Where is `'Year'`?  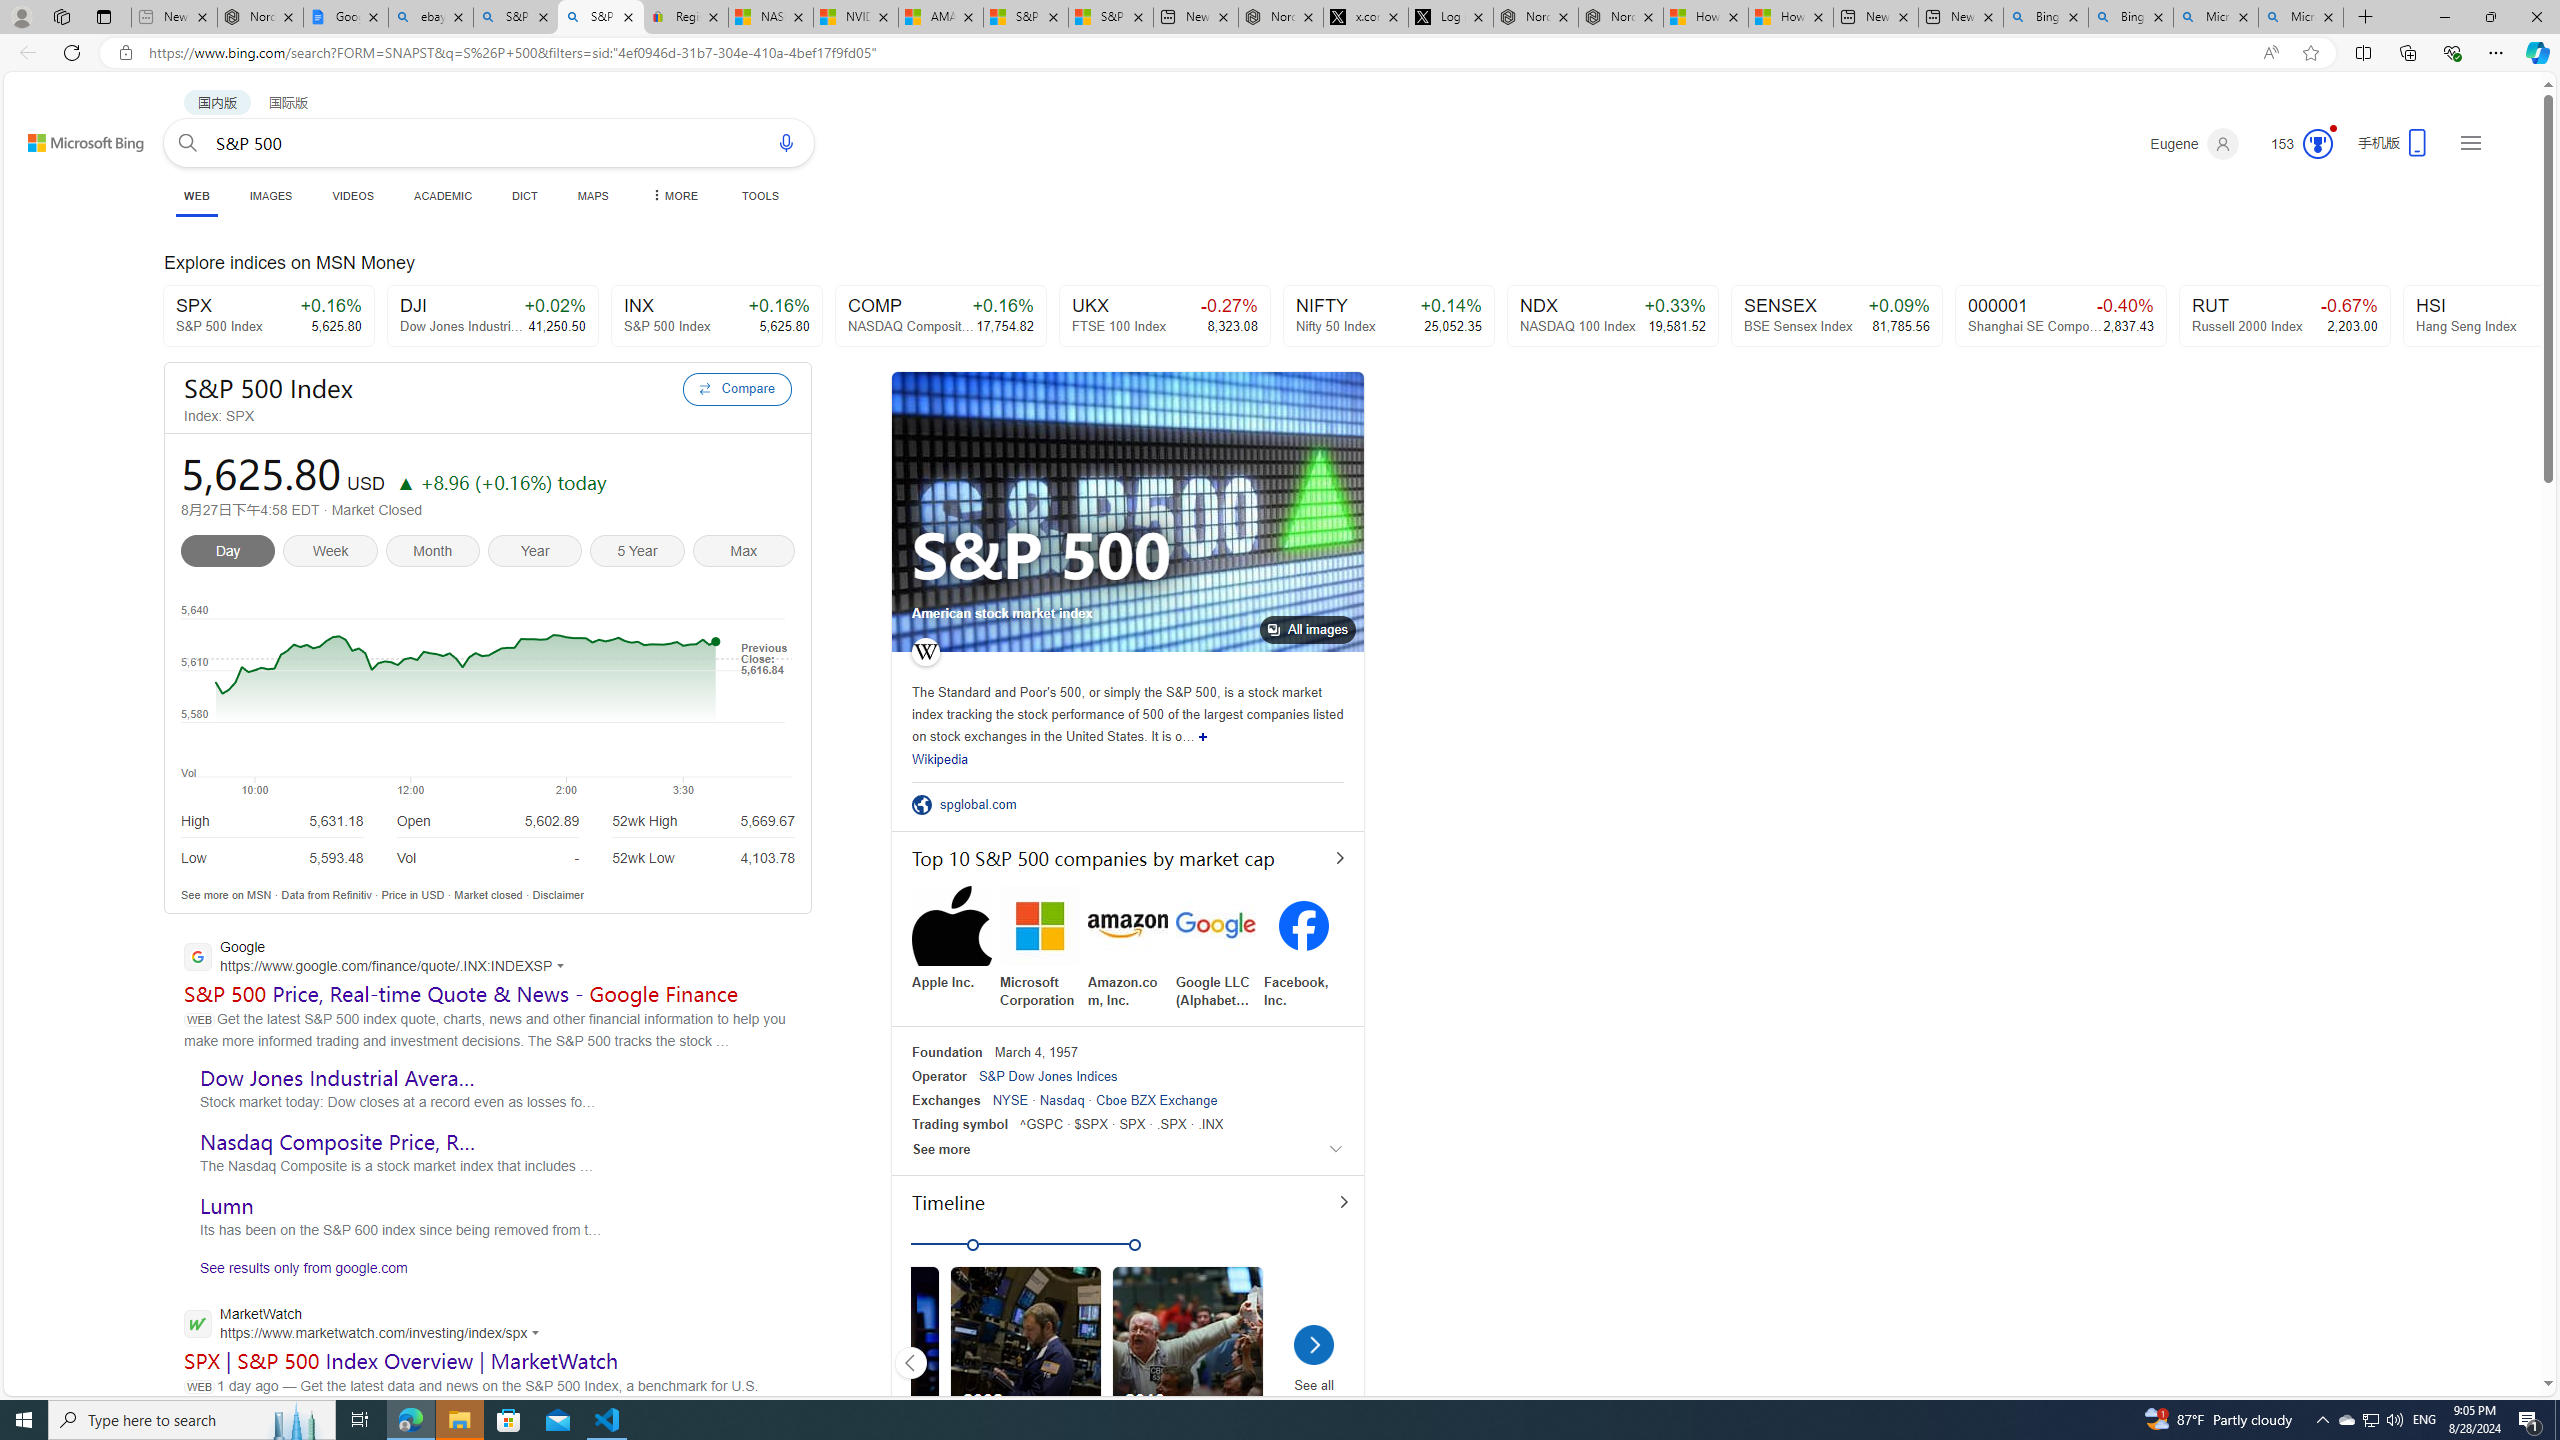
'Year' is located at coordinates (538, 552).